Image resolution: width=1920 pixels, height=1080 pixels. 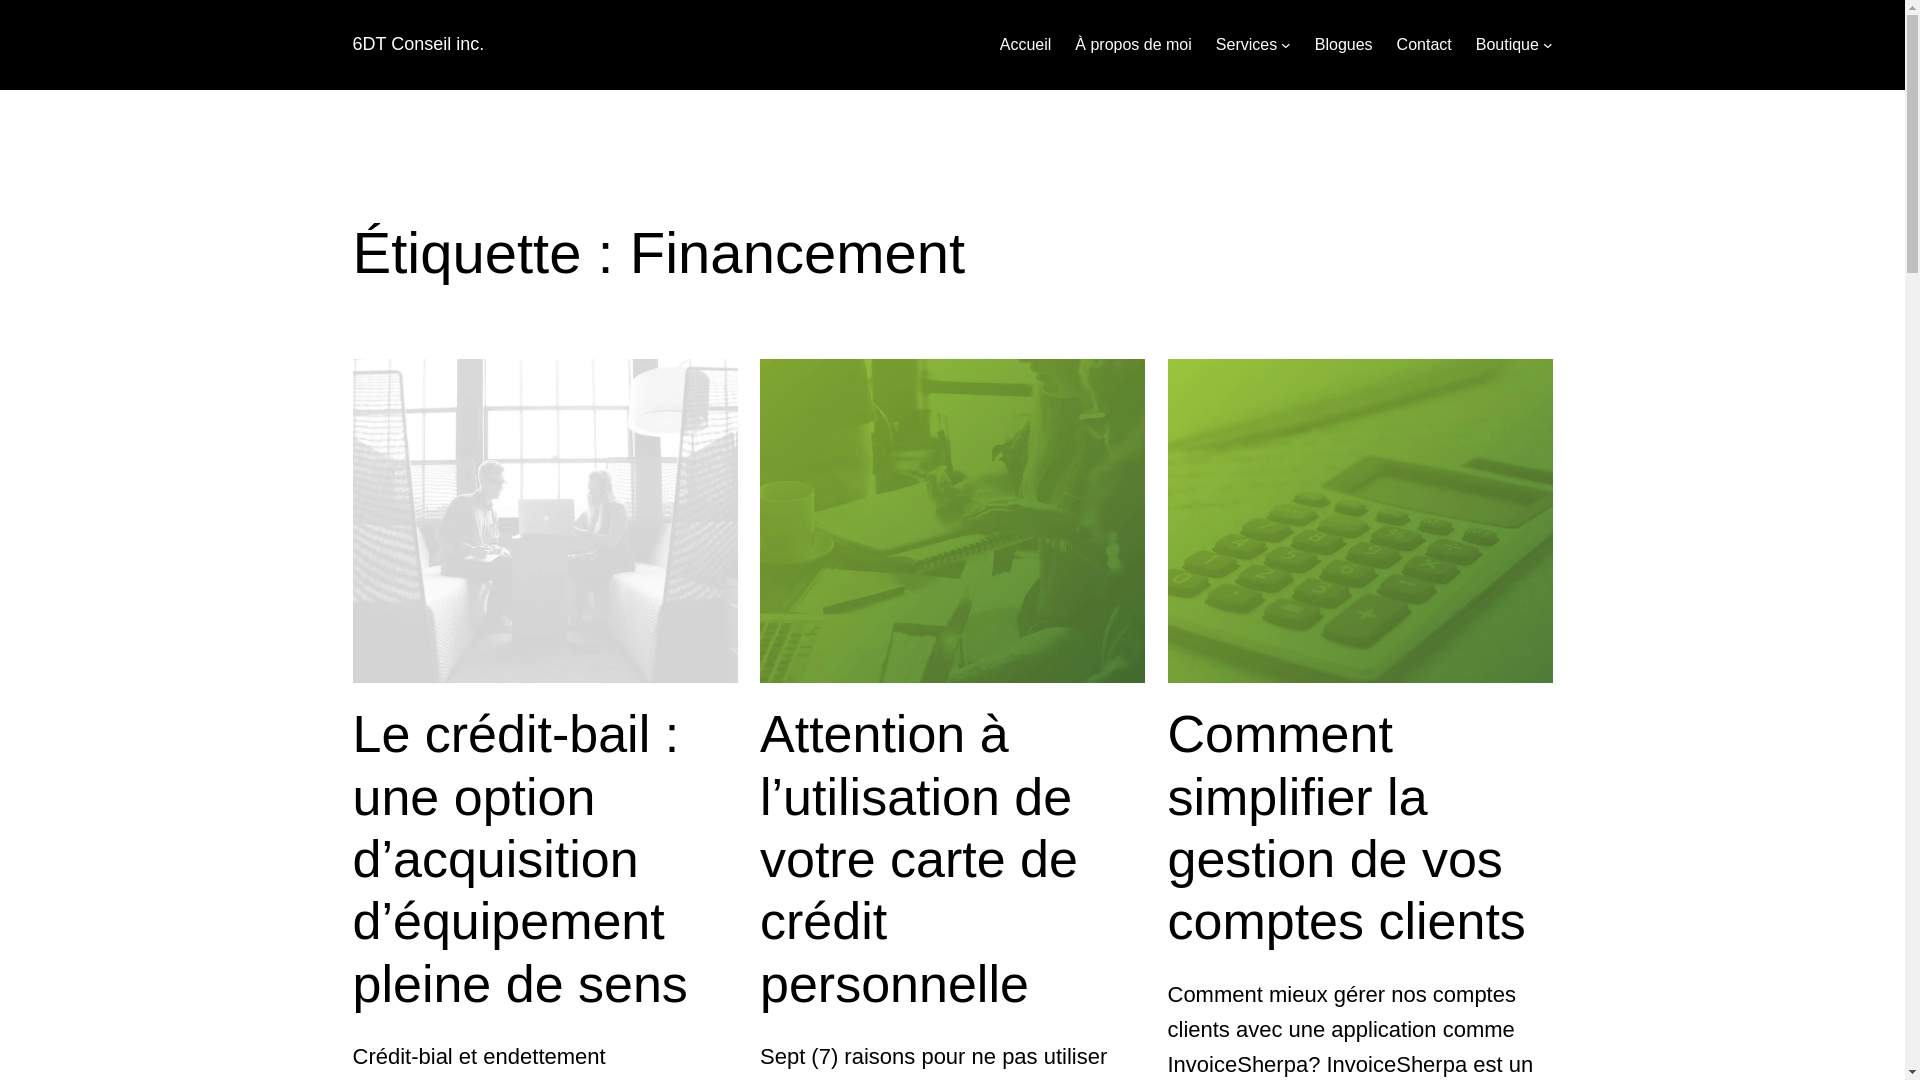 What do you see at coordinates (416, 43) in the screenshot?
I see `'6DT Conseil inc.'` at bounding box center [416, 43].